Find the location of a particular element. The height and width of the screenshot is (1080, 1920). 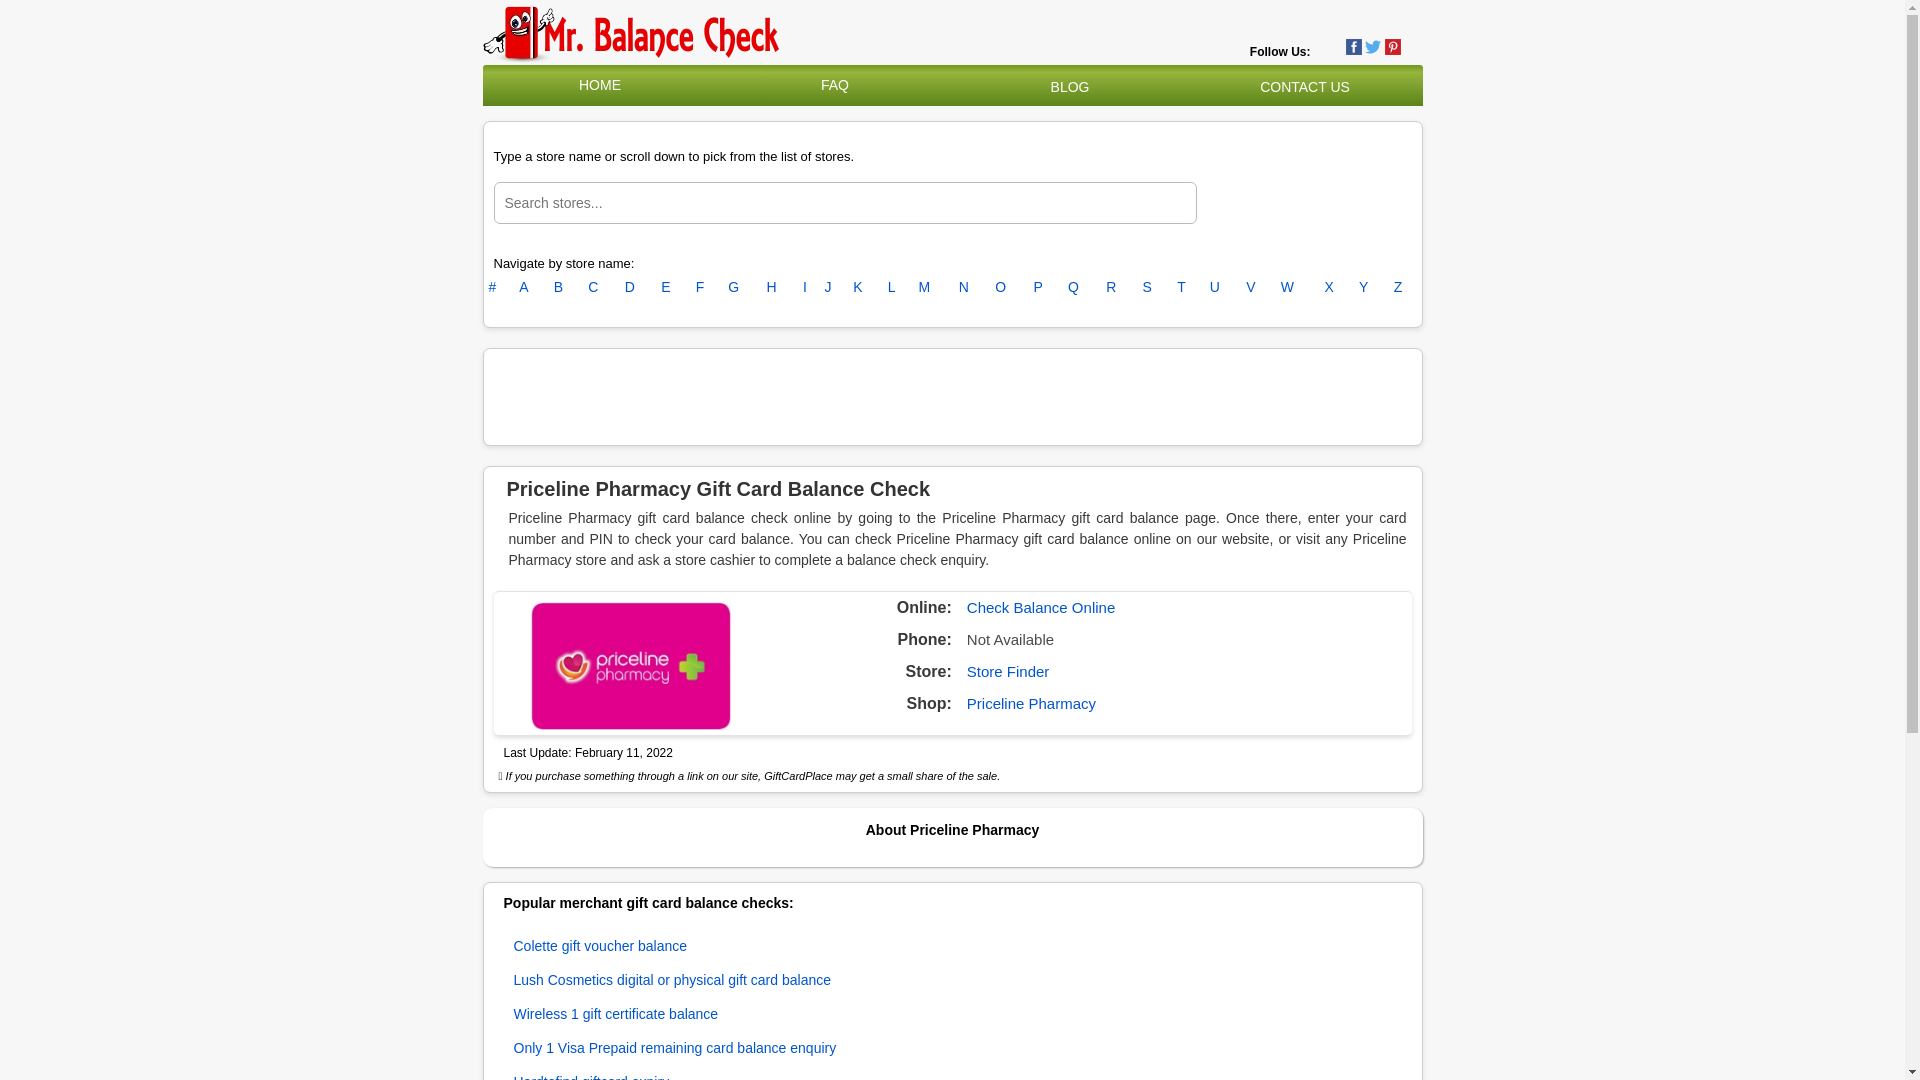

'G' is located at coordinates (732, 286).